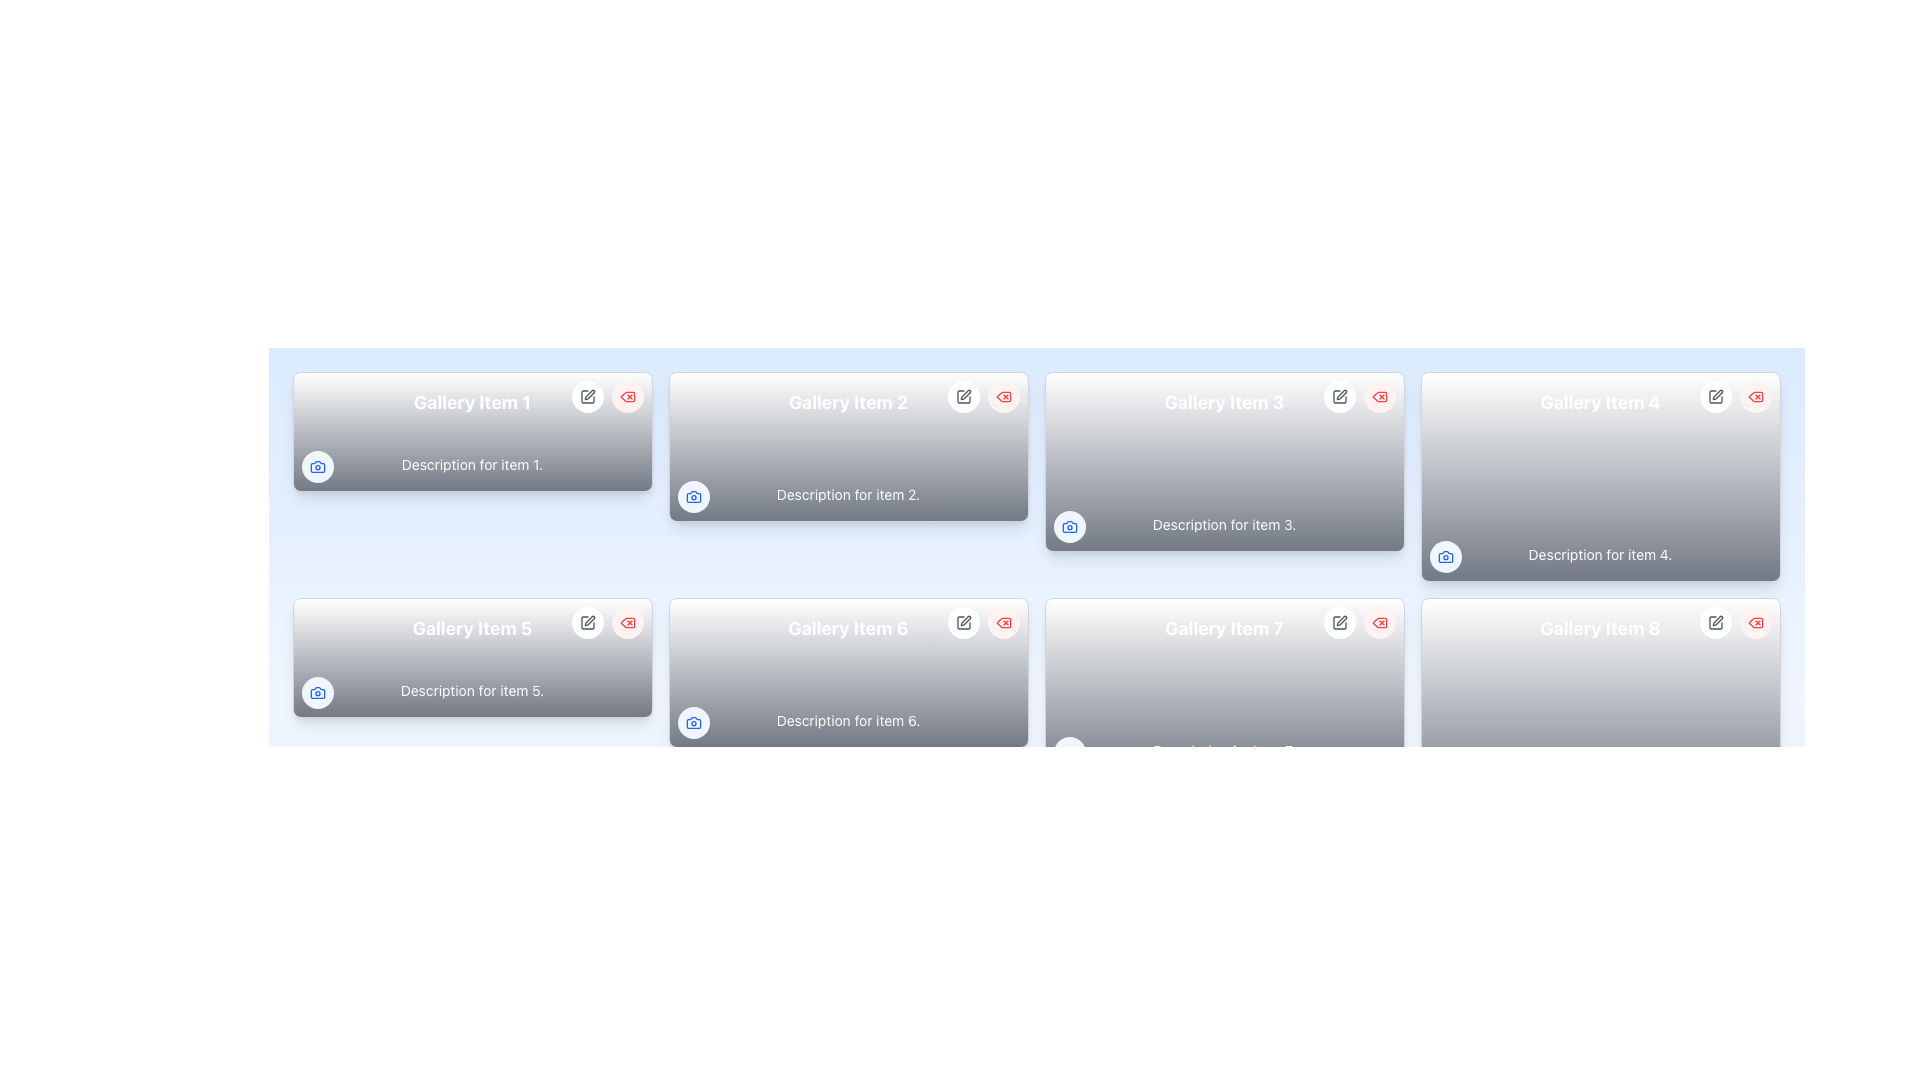  Describe the element at coordinates (586, 622) in the screenshot. I see `the Edit Icon button located at the top-right corner of the Gallery Item 5 card to observe the hover effect` at that location.